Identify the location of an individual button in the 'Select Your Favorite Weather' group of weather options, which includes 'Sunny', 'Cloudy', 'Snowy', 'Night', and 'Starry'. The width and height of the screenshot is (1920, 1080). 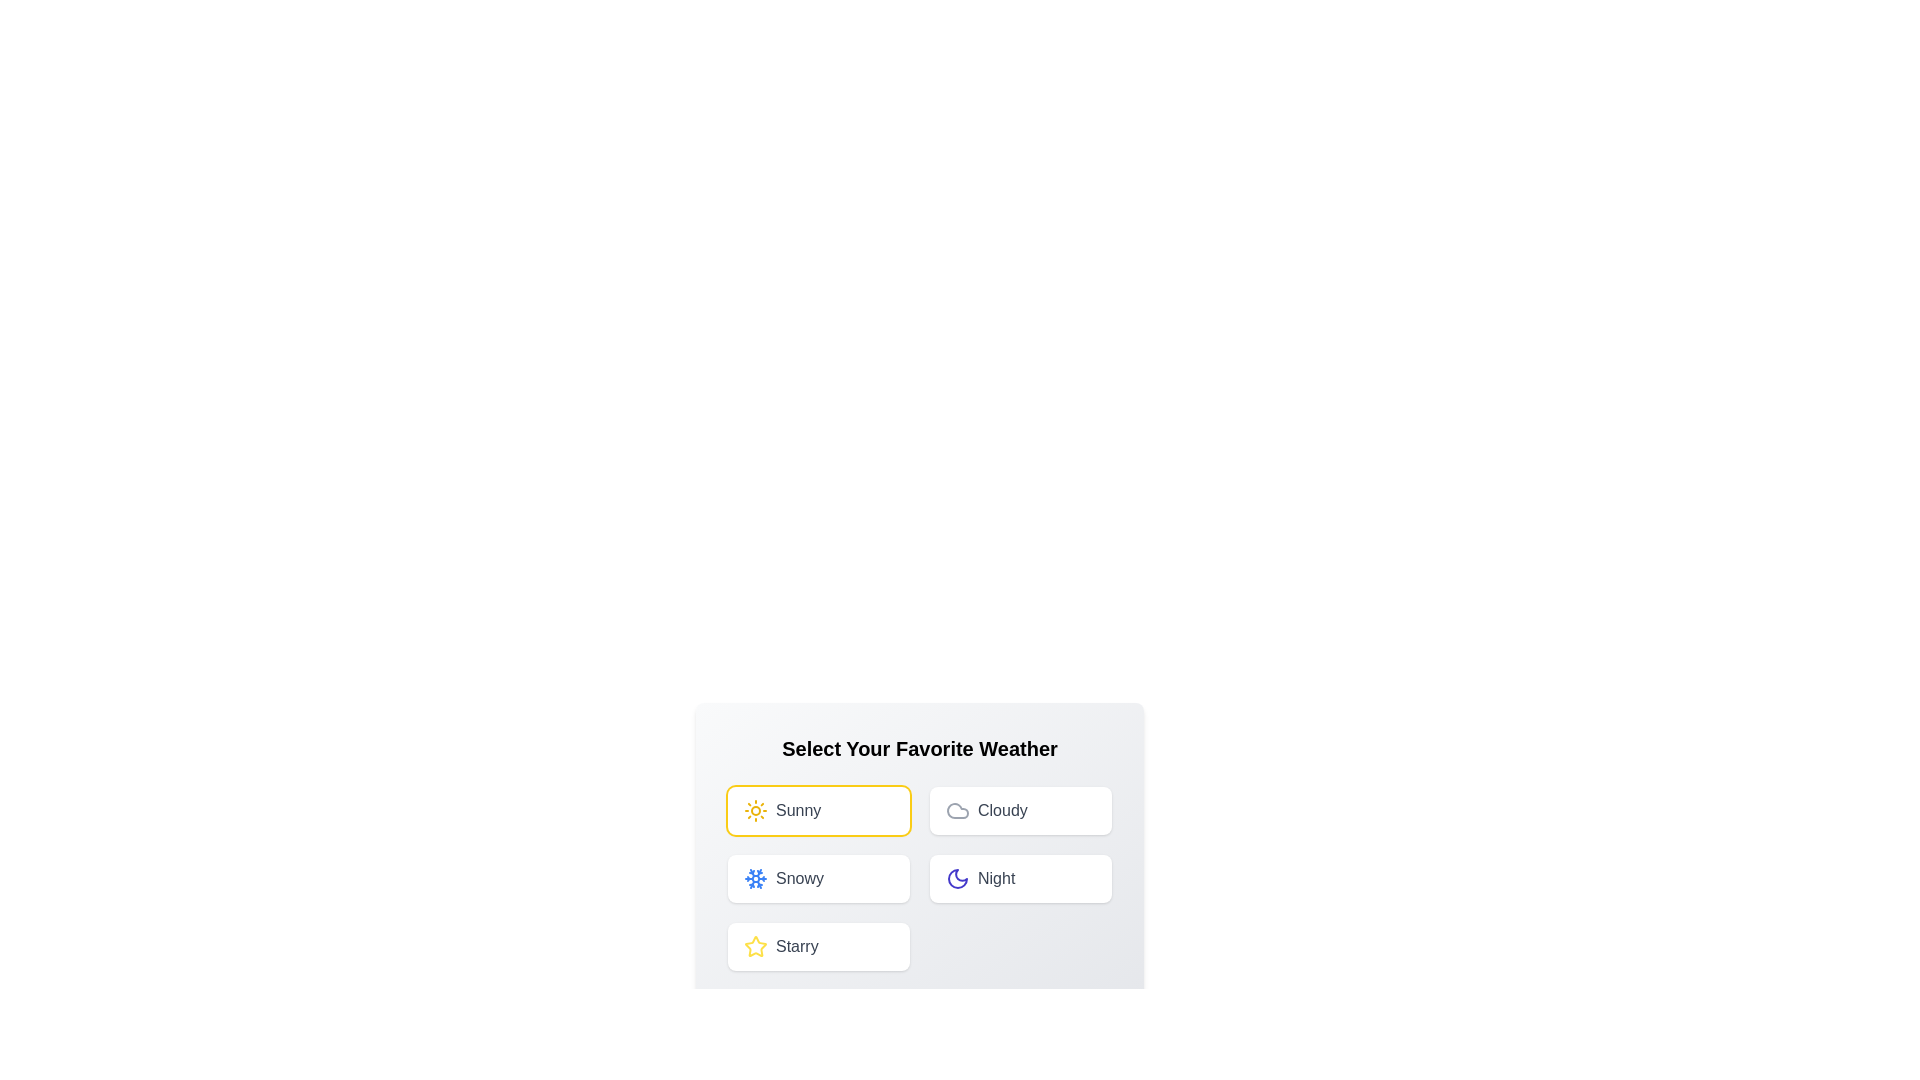
(919, 878).